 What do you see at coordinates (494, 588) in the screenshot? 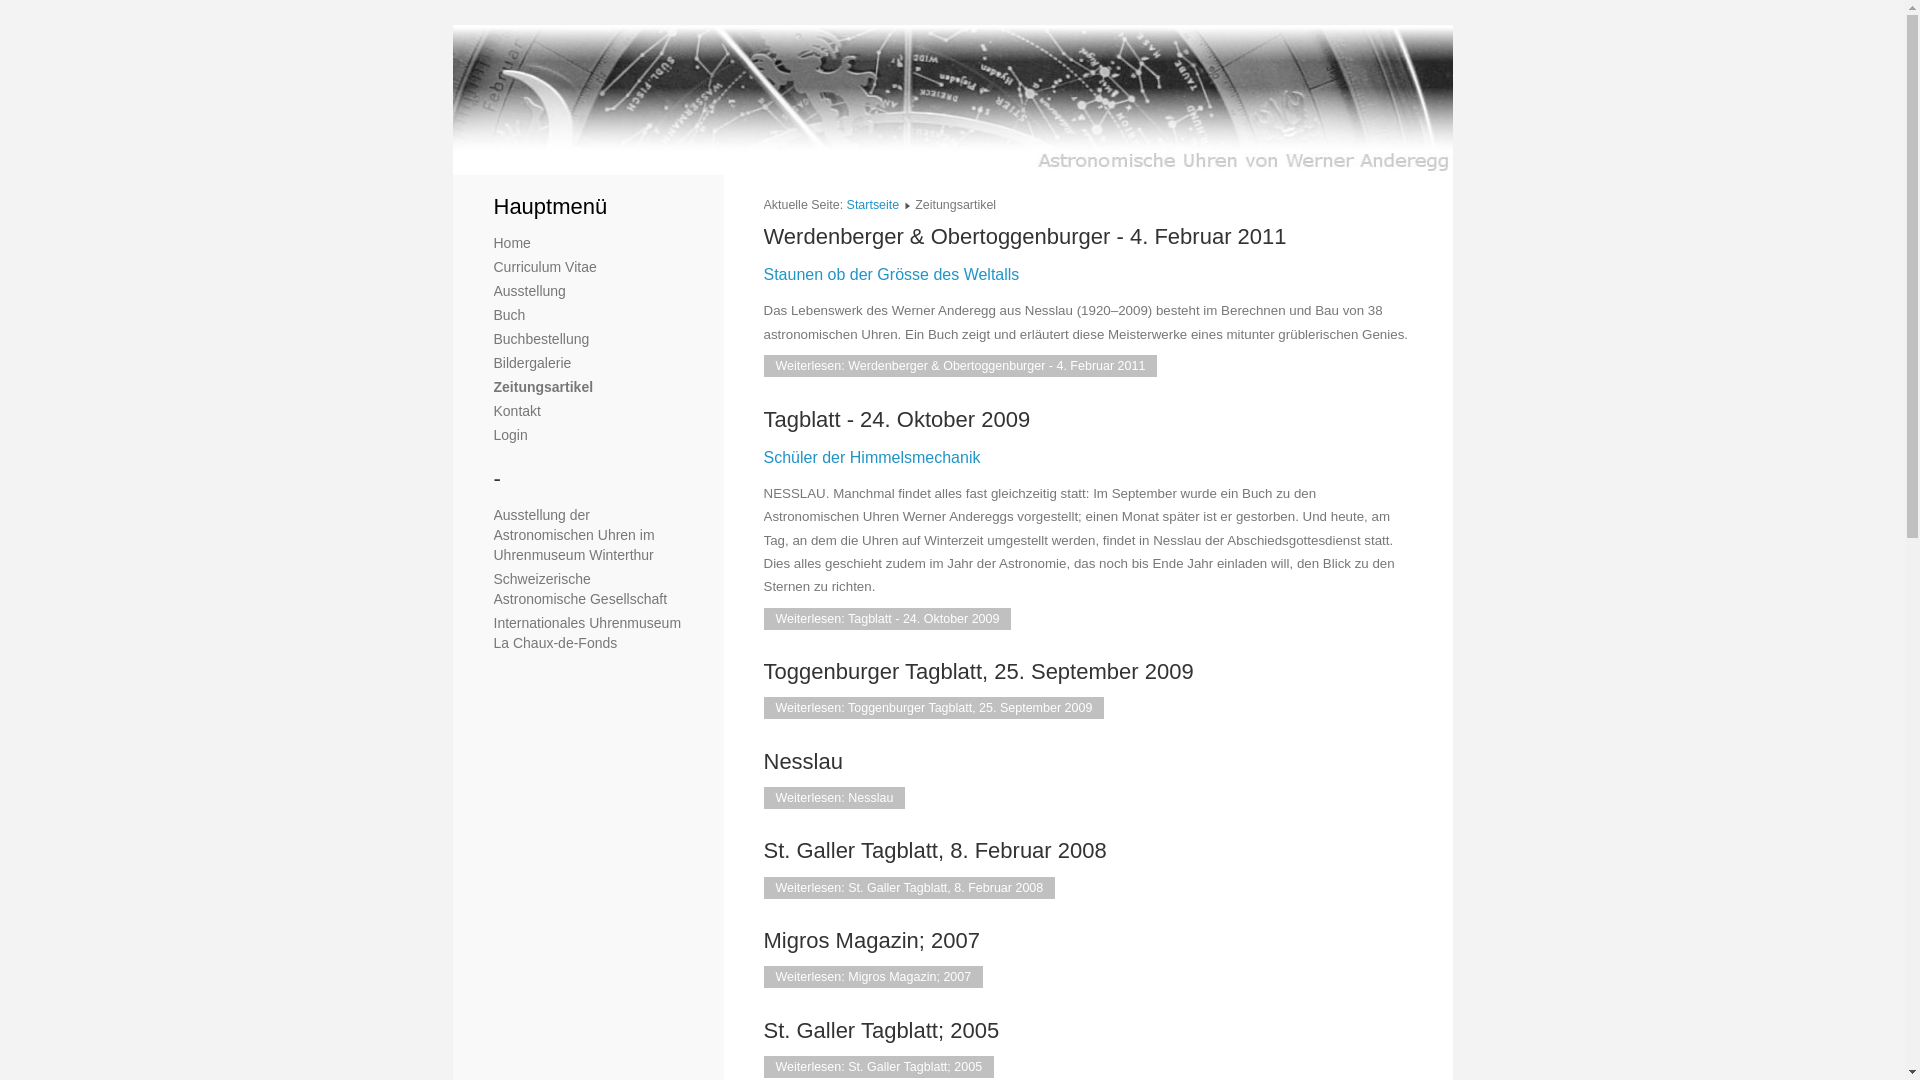
I see `'Schweizerische Astronomische Gesellschaft'` at bounding box center [494, 588].